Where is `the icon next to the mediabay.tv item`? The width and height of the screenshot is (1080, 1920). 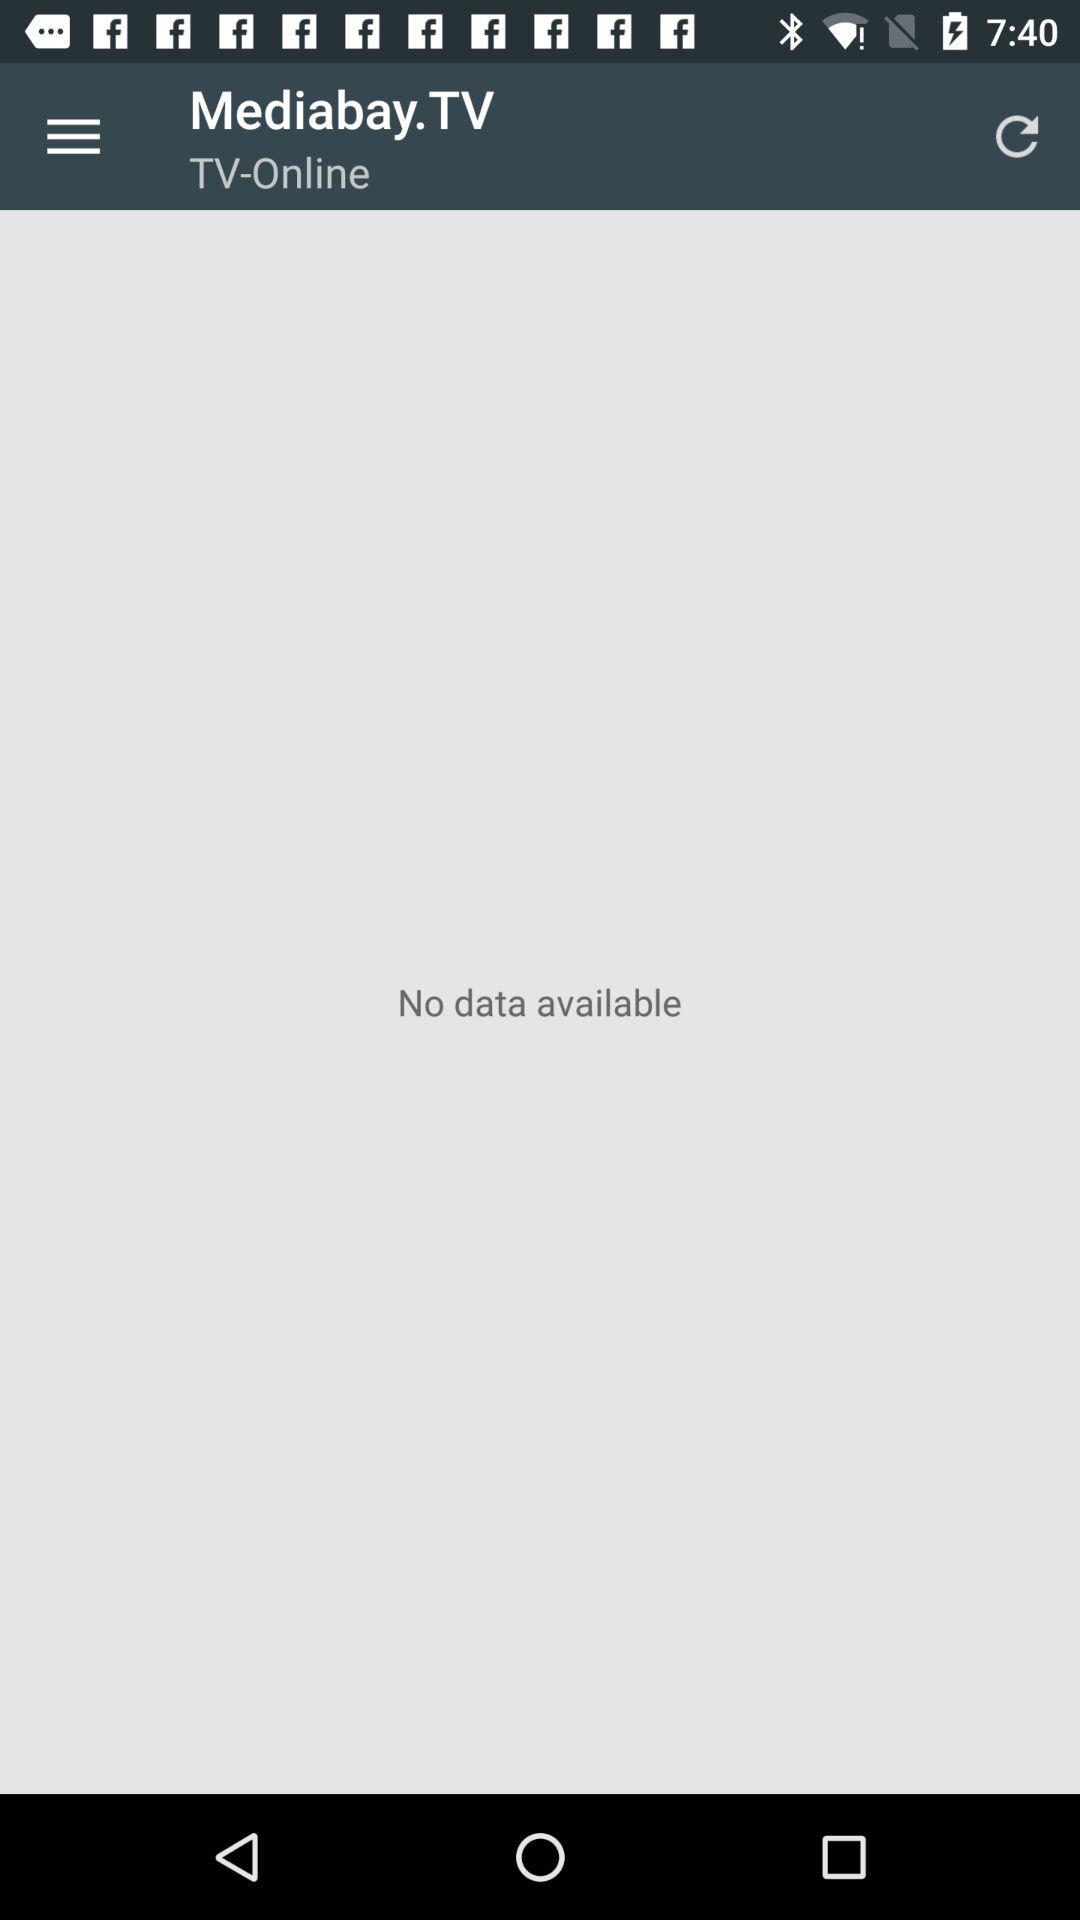
the icon next to the mediabay.tv item is located at coordinates (72, 135).